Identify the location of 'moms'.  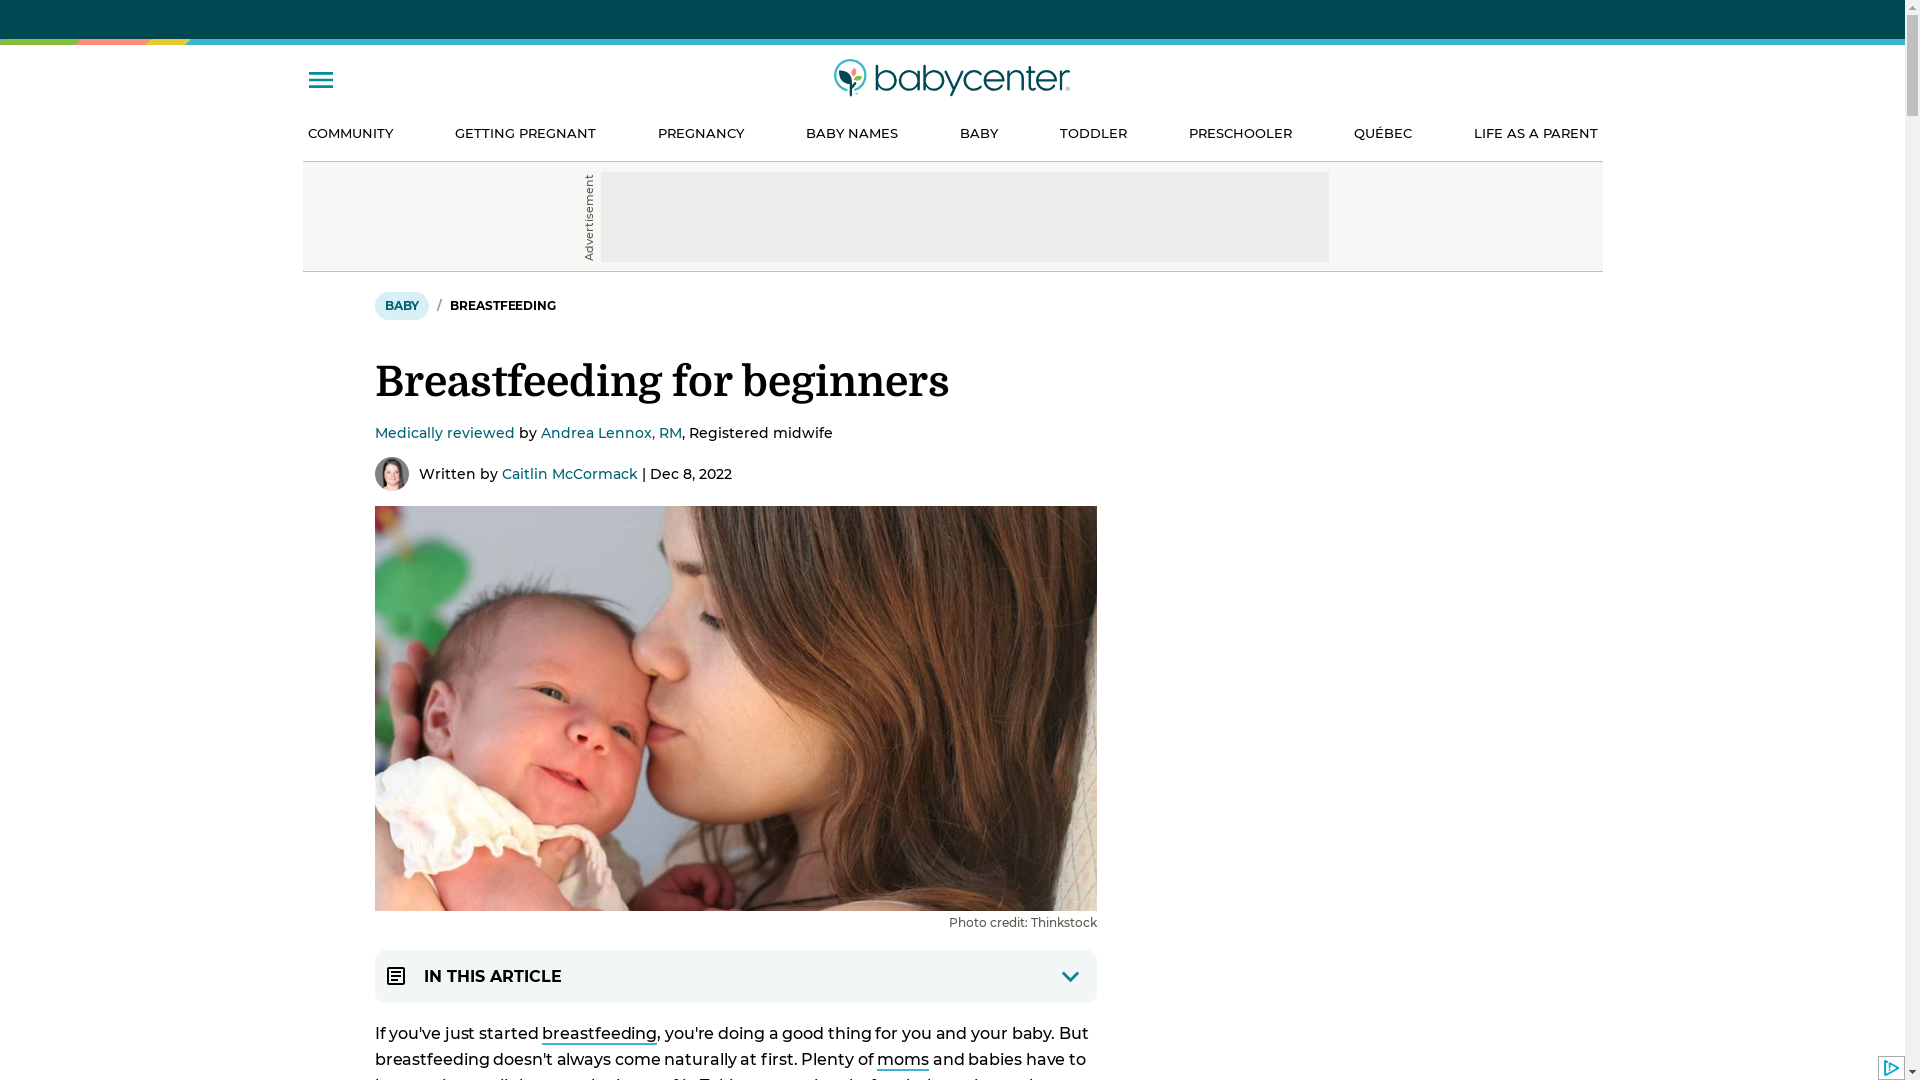
(901, 1059).